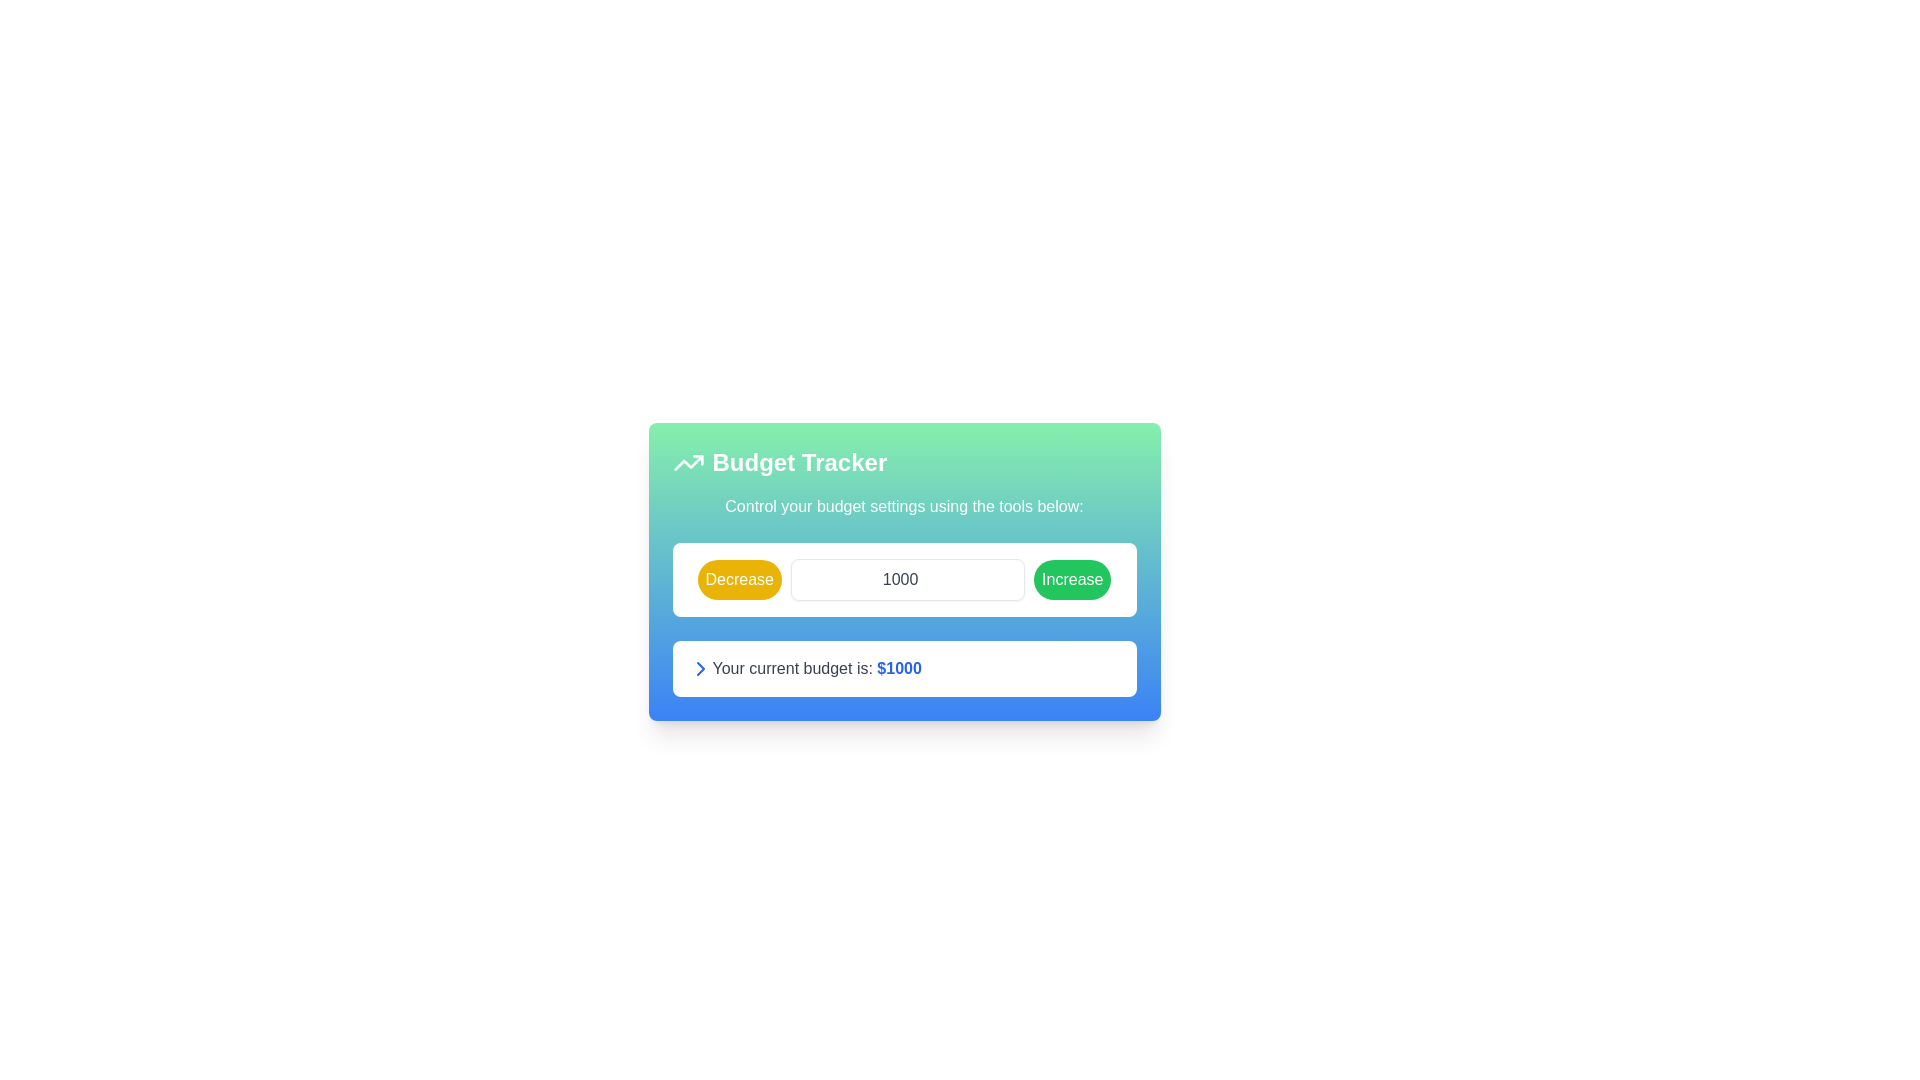  What do you see at coordinates (700, 668) in the screenshot?
I see `the blue rightward-pointing chevron icon located to the left of the text 'Your current budget is: $1000'` at bounding box center [700, 668].